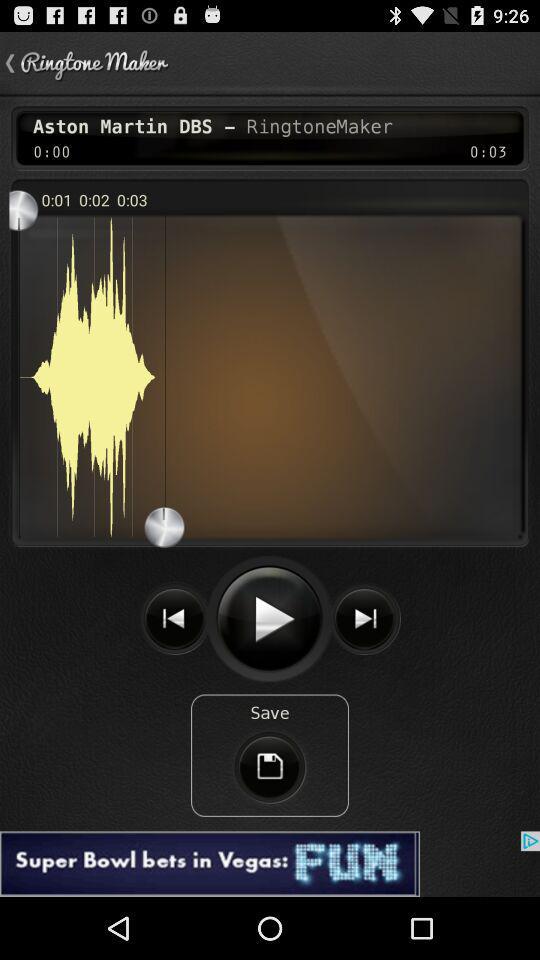 The image size is (540, 960). I want to click on open advertisement, so click(270, 863).